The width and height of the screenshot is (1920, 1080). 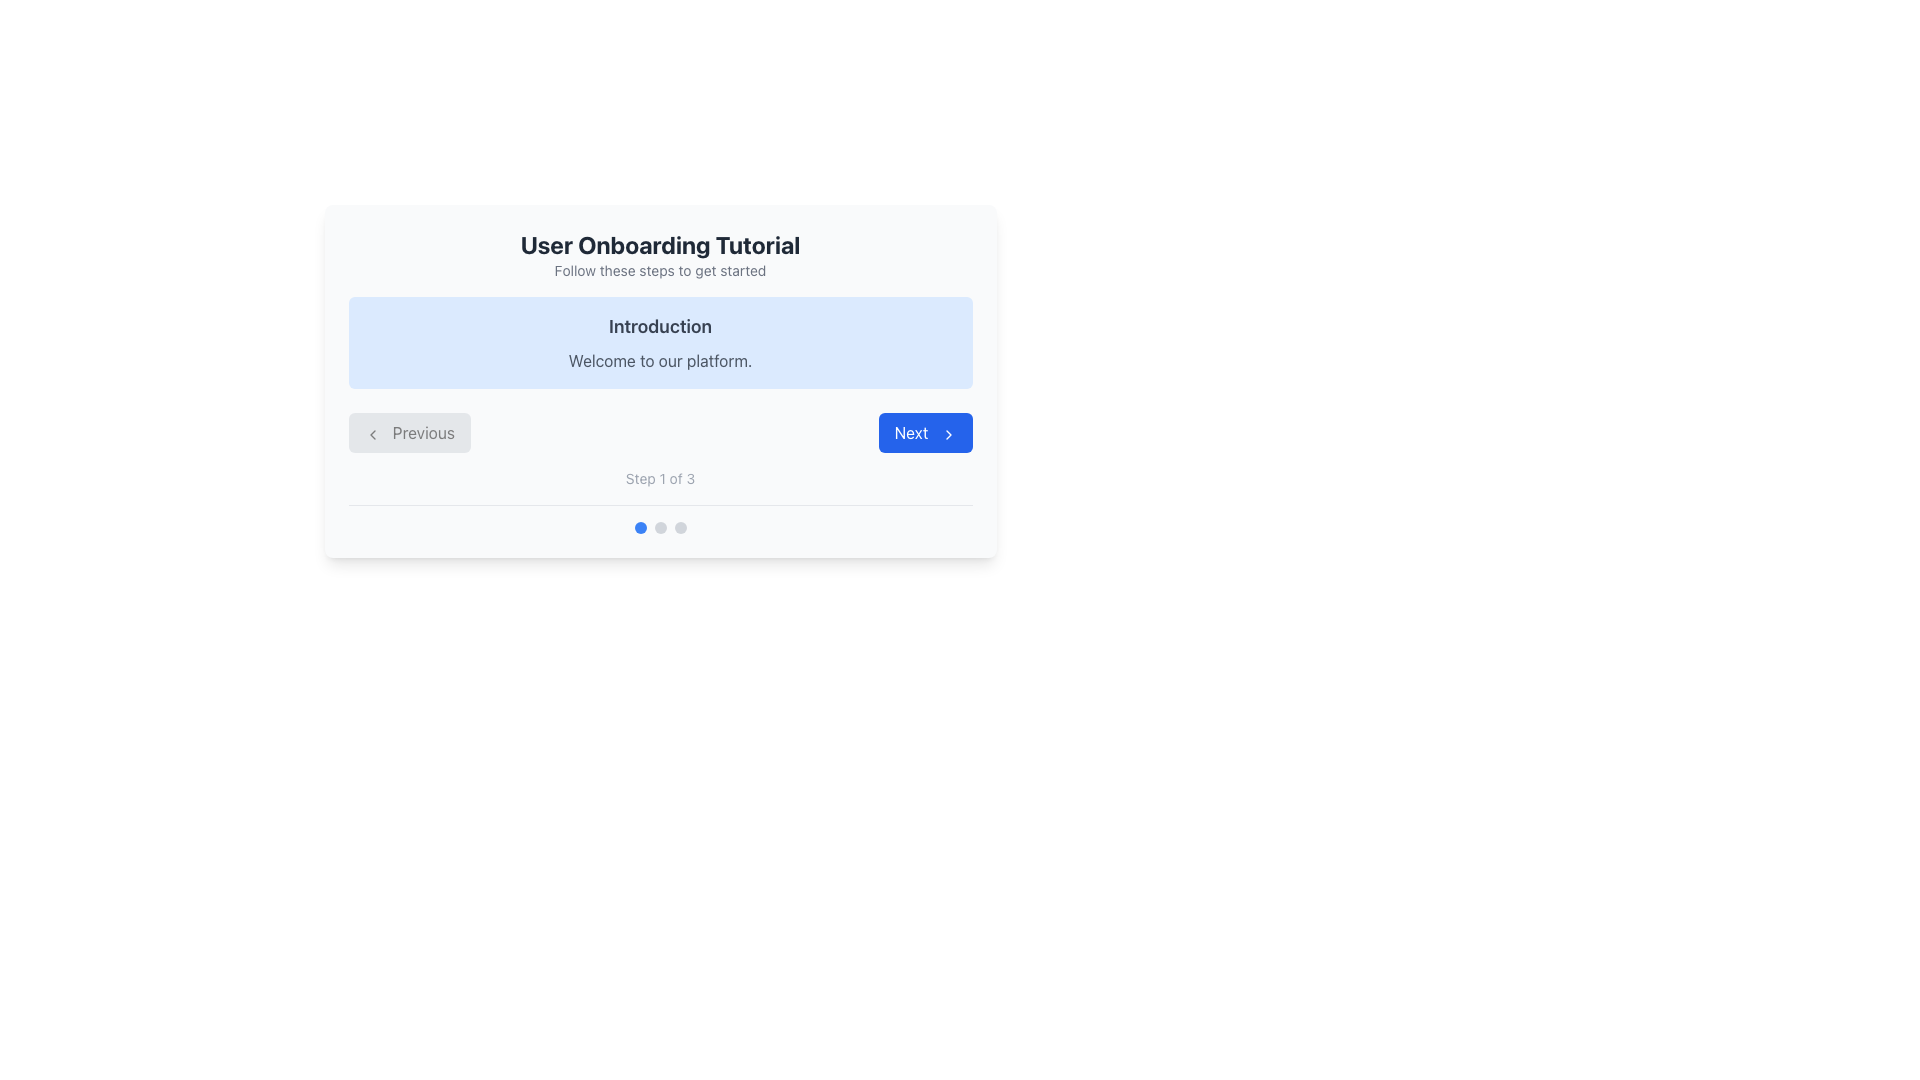 What do you see at coordinates (660, 326) in the screenshot?
I see `the text label displaying 'Introduction' in bold, dark gray color on a light blue background, which is centered above the 'Welcome to our platform' text` at bounding box center [660, 326].